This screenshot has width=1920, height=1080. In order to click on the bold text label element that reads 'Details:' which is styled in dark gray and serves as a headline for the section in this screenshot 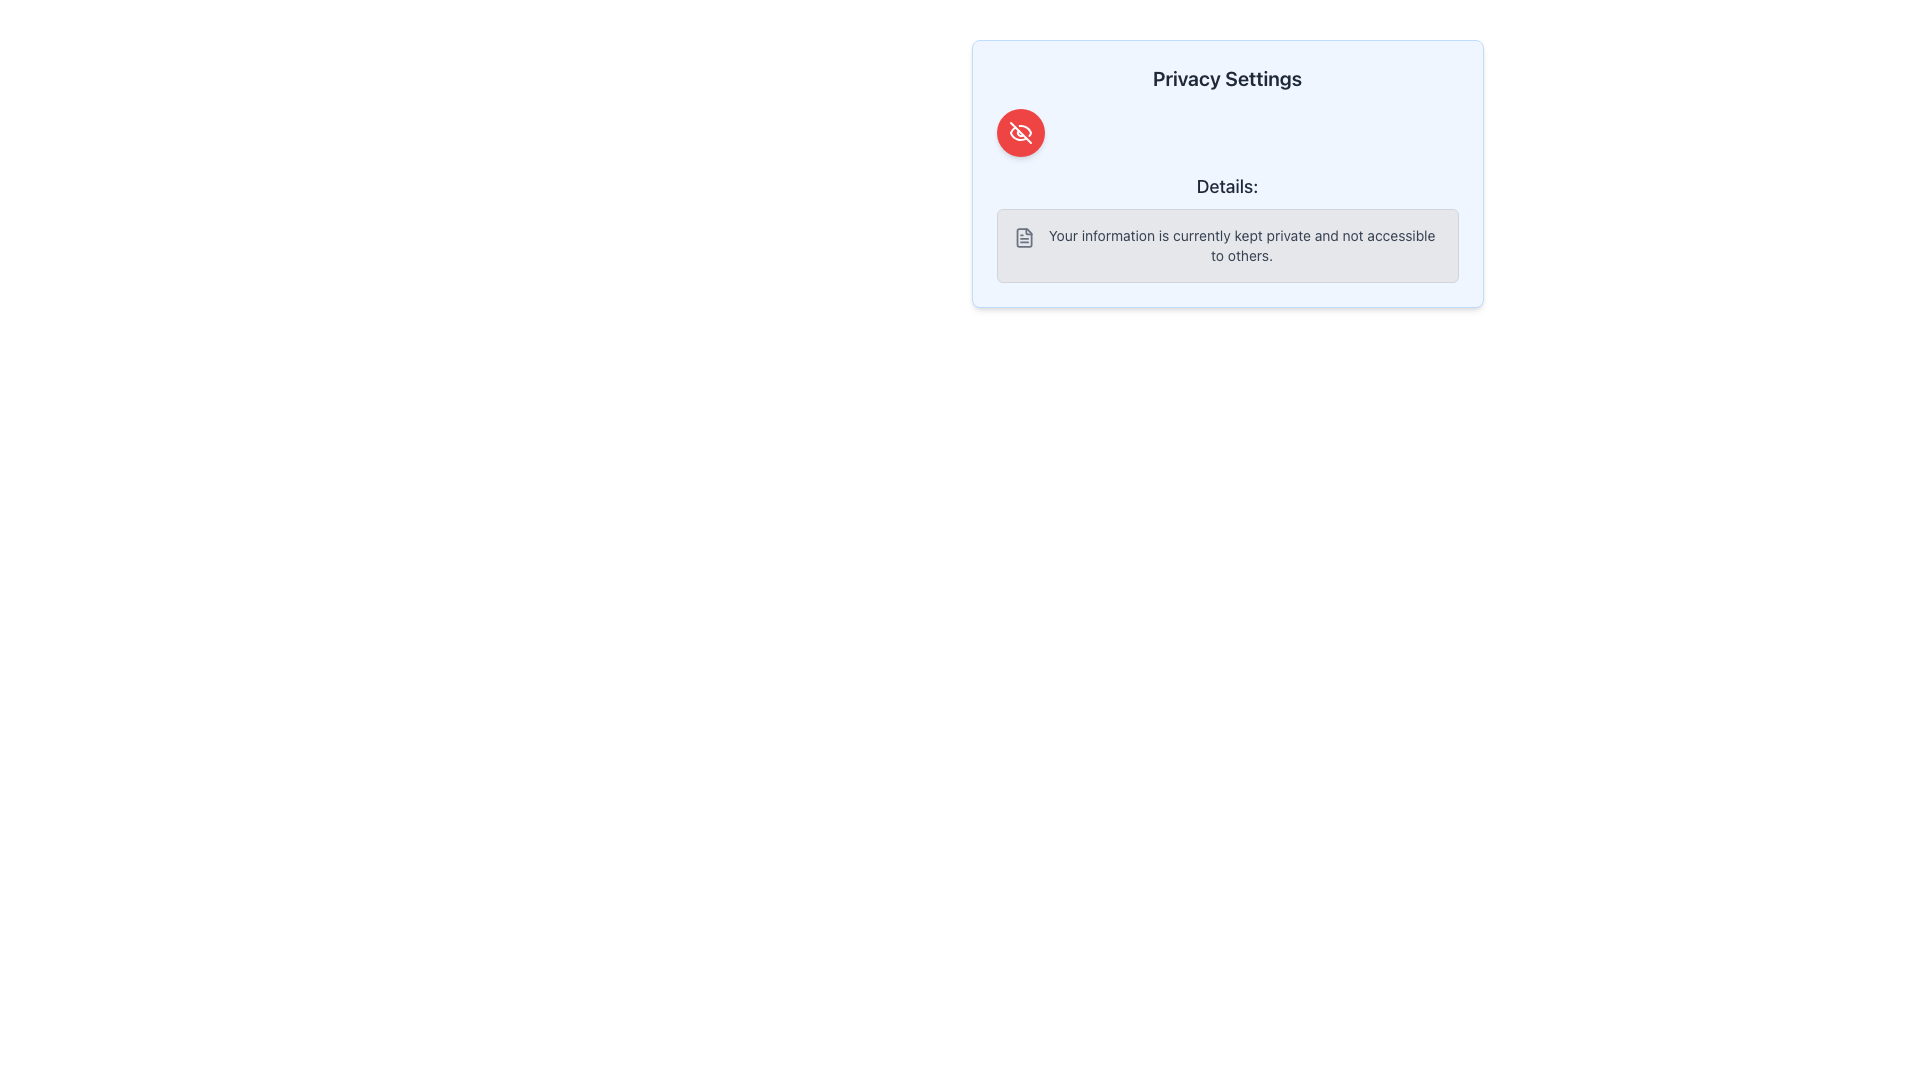, I will do `click(1226, 186)`.